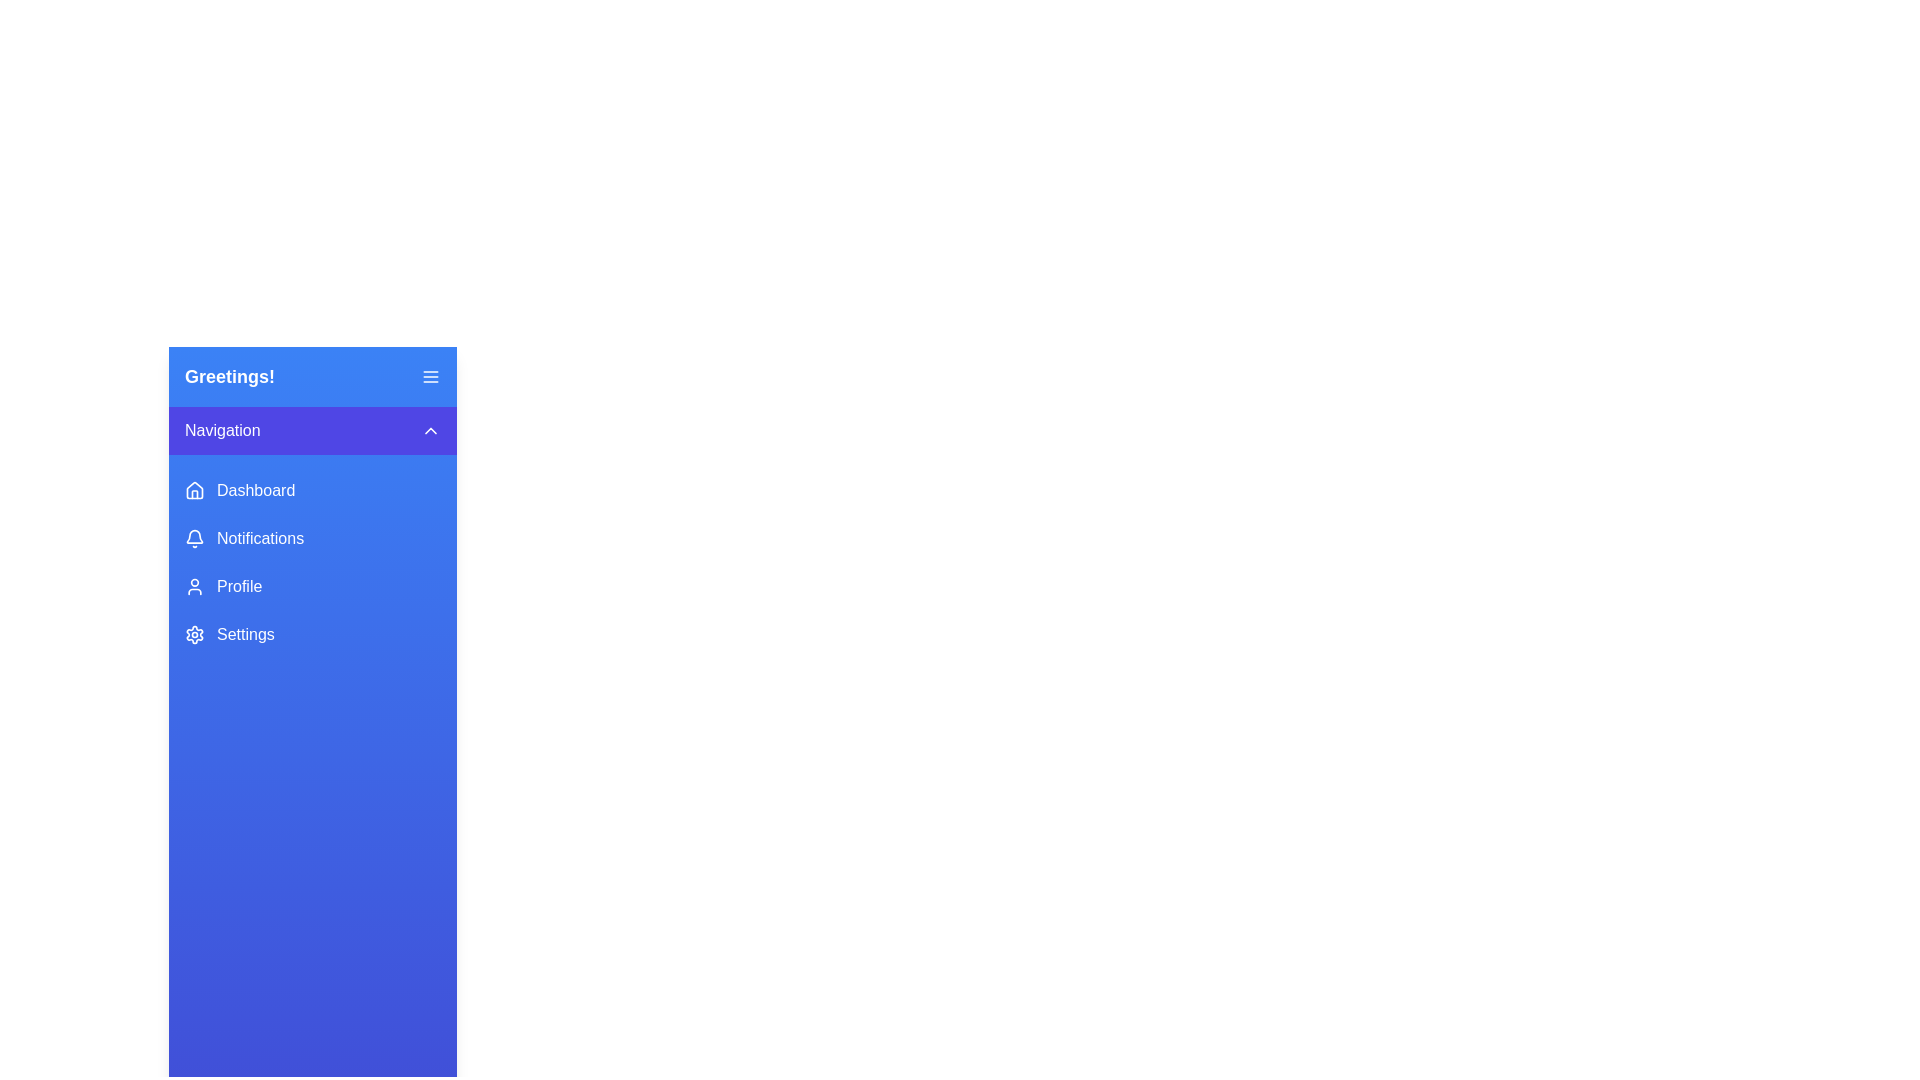 The image size is (1920, 1080). Describe the element at coordinates (195, 490) in the screenshot. I see `the house-shaped icon located to the left of the 'Dashboard' text` at that location.